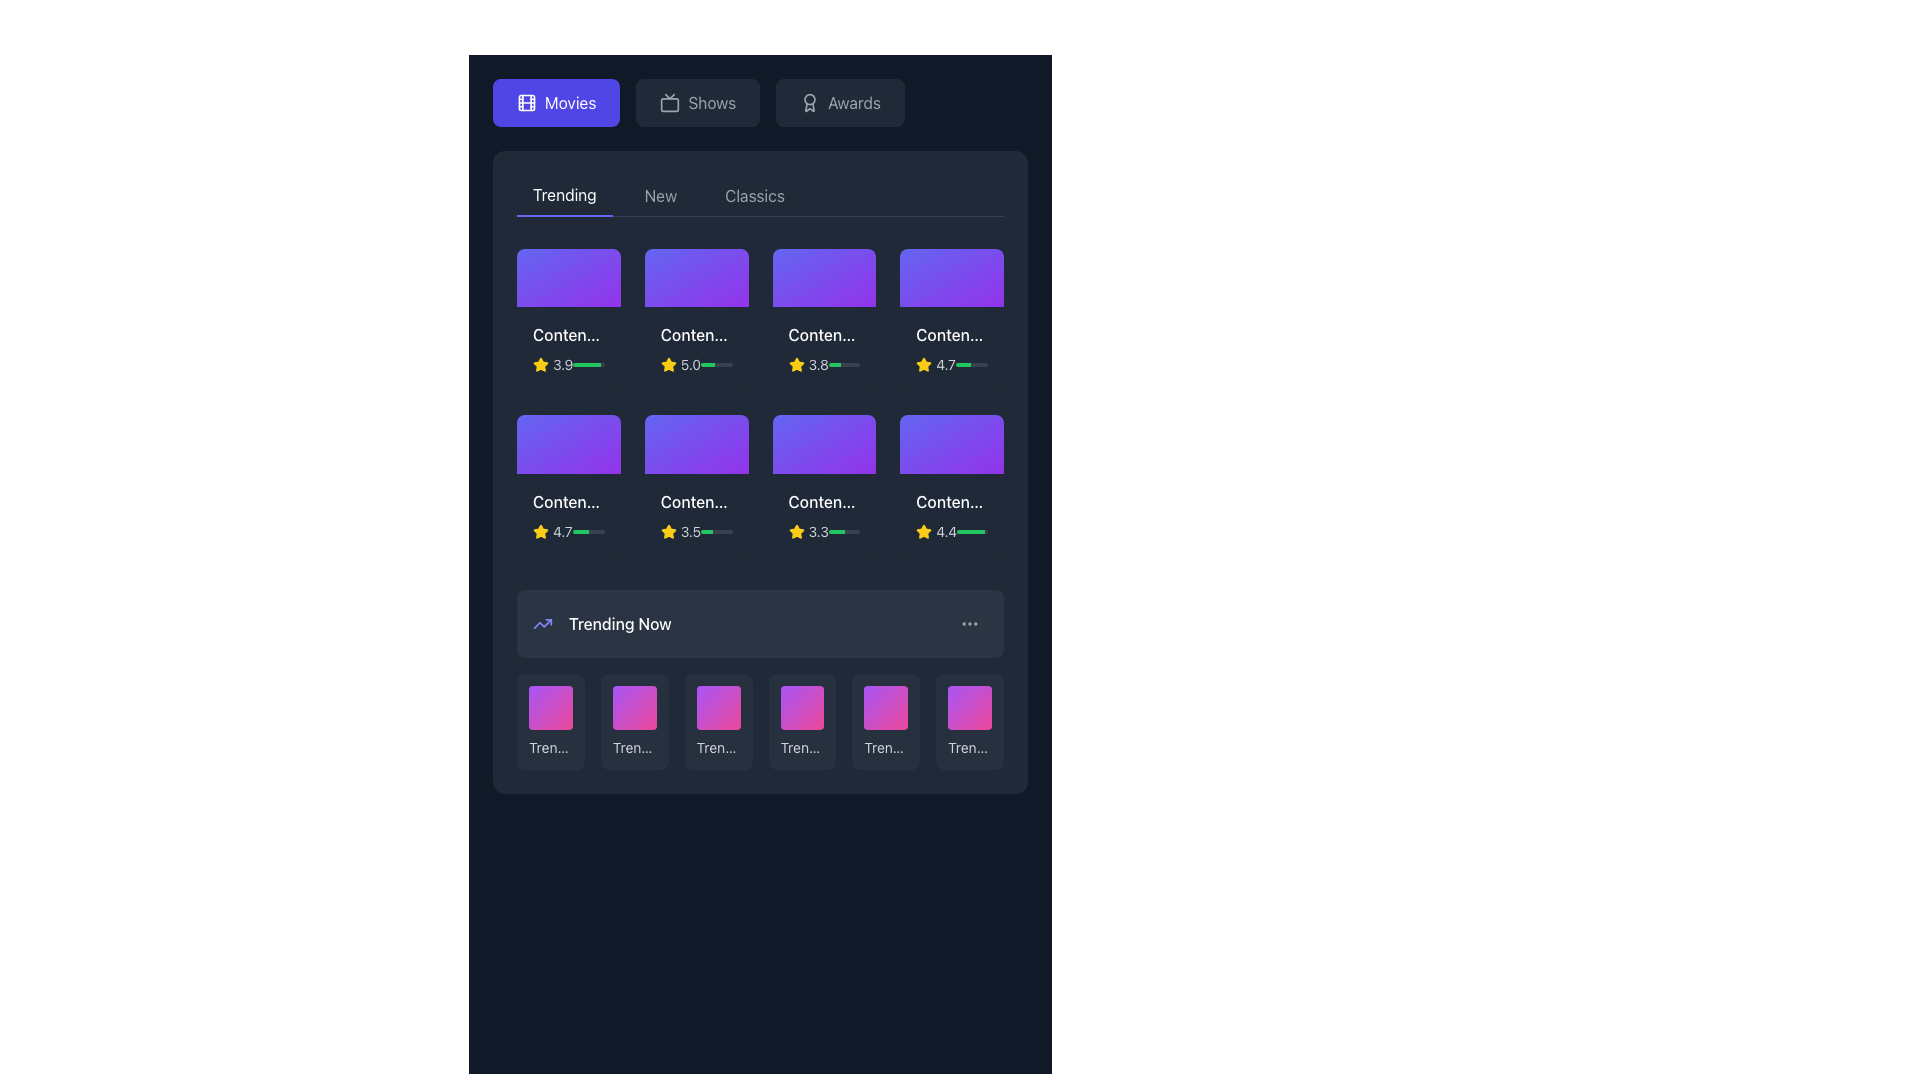 The width and height of the screenshot is (1920, 1080). What do you see at coordinates (836, 530) in the screenshot?
I see `the progress bar with a green background color, which is positioned in the middle-bottom of a card-like section in the interface` at bounding box center [836, 530].